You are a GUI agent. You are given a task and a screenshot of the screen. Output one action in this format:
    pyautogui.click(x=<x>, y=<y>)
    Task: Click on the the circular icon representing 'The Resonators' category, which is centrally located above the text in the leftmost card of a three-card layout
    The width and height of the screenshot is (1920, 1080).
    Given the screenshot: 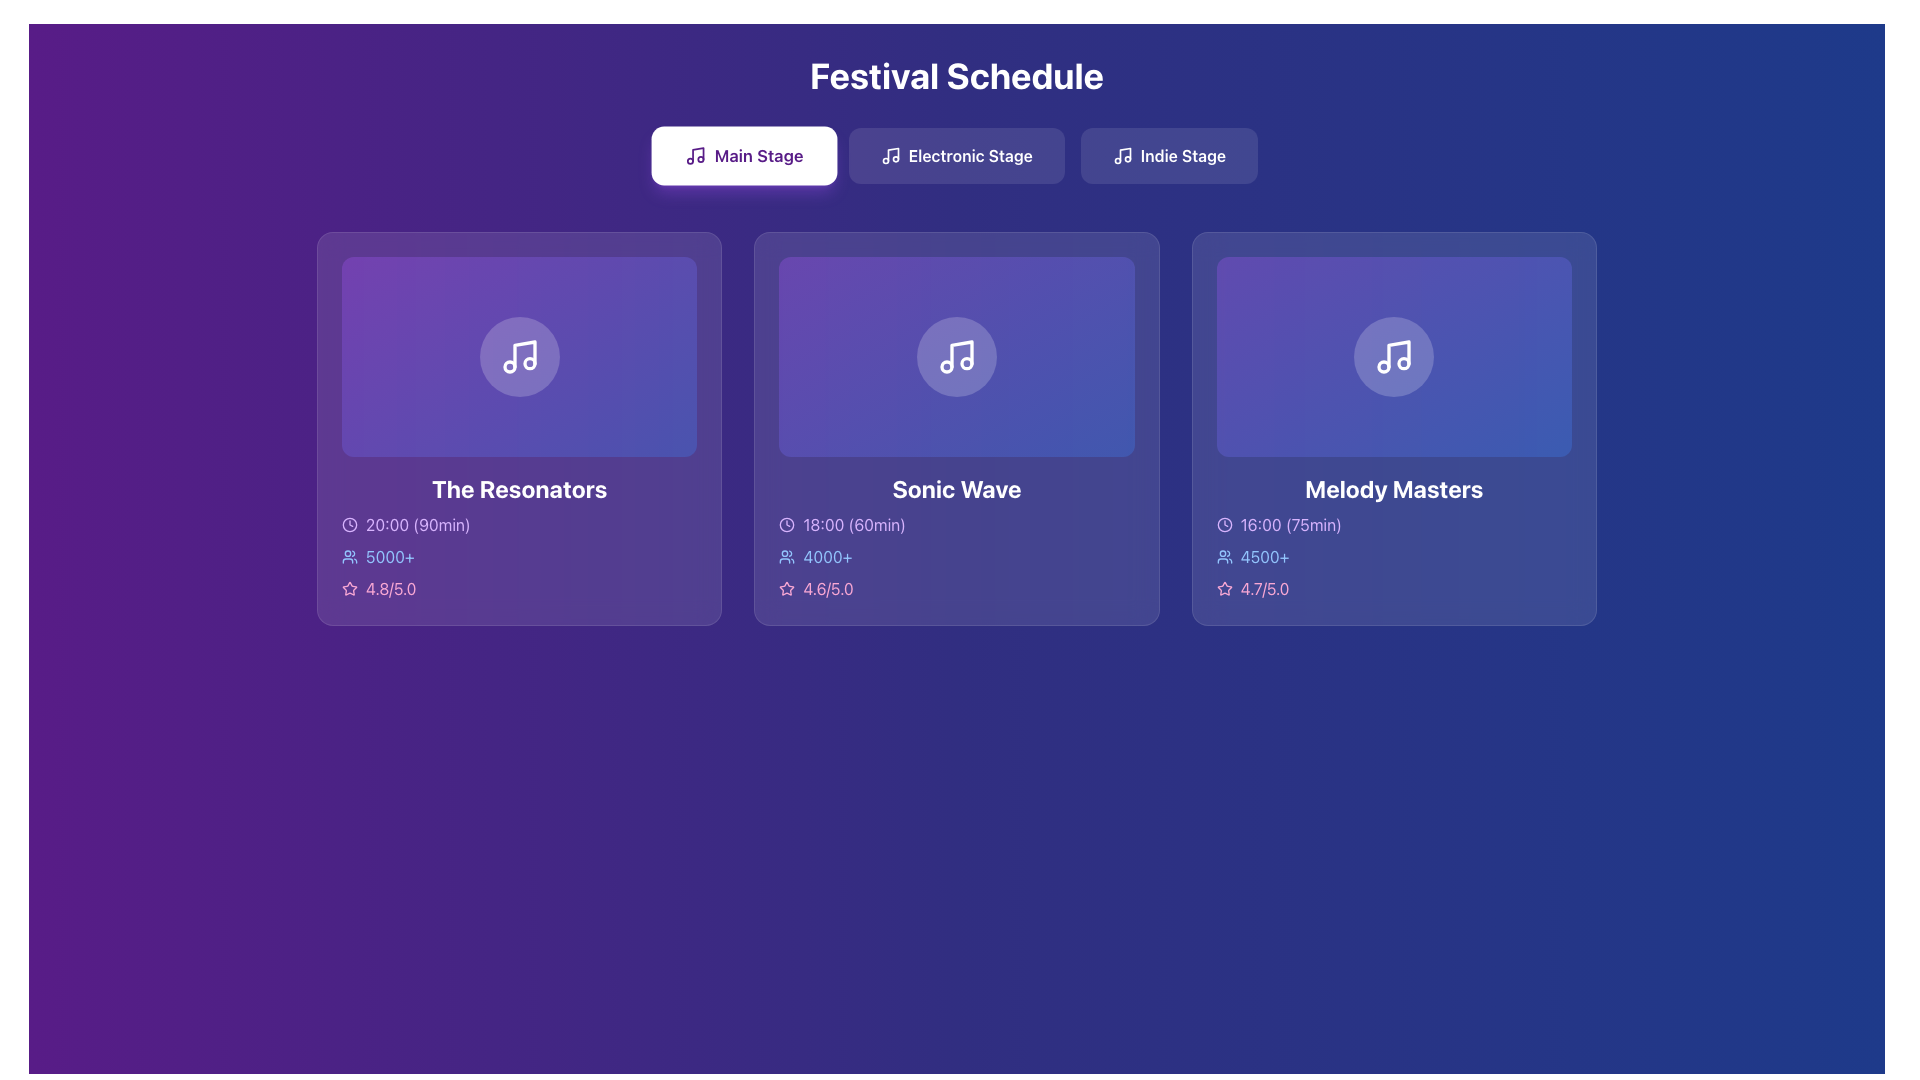 What is the action you would take?
    pyautogui.click(x=519, y=355)
    